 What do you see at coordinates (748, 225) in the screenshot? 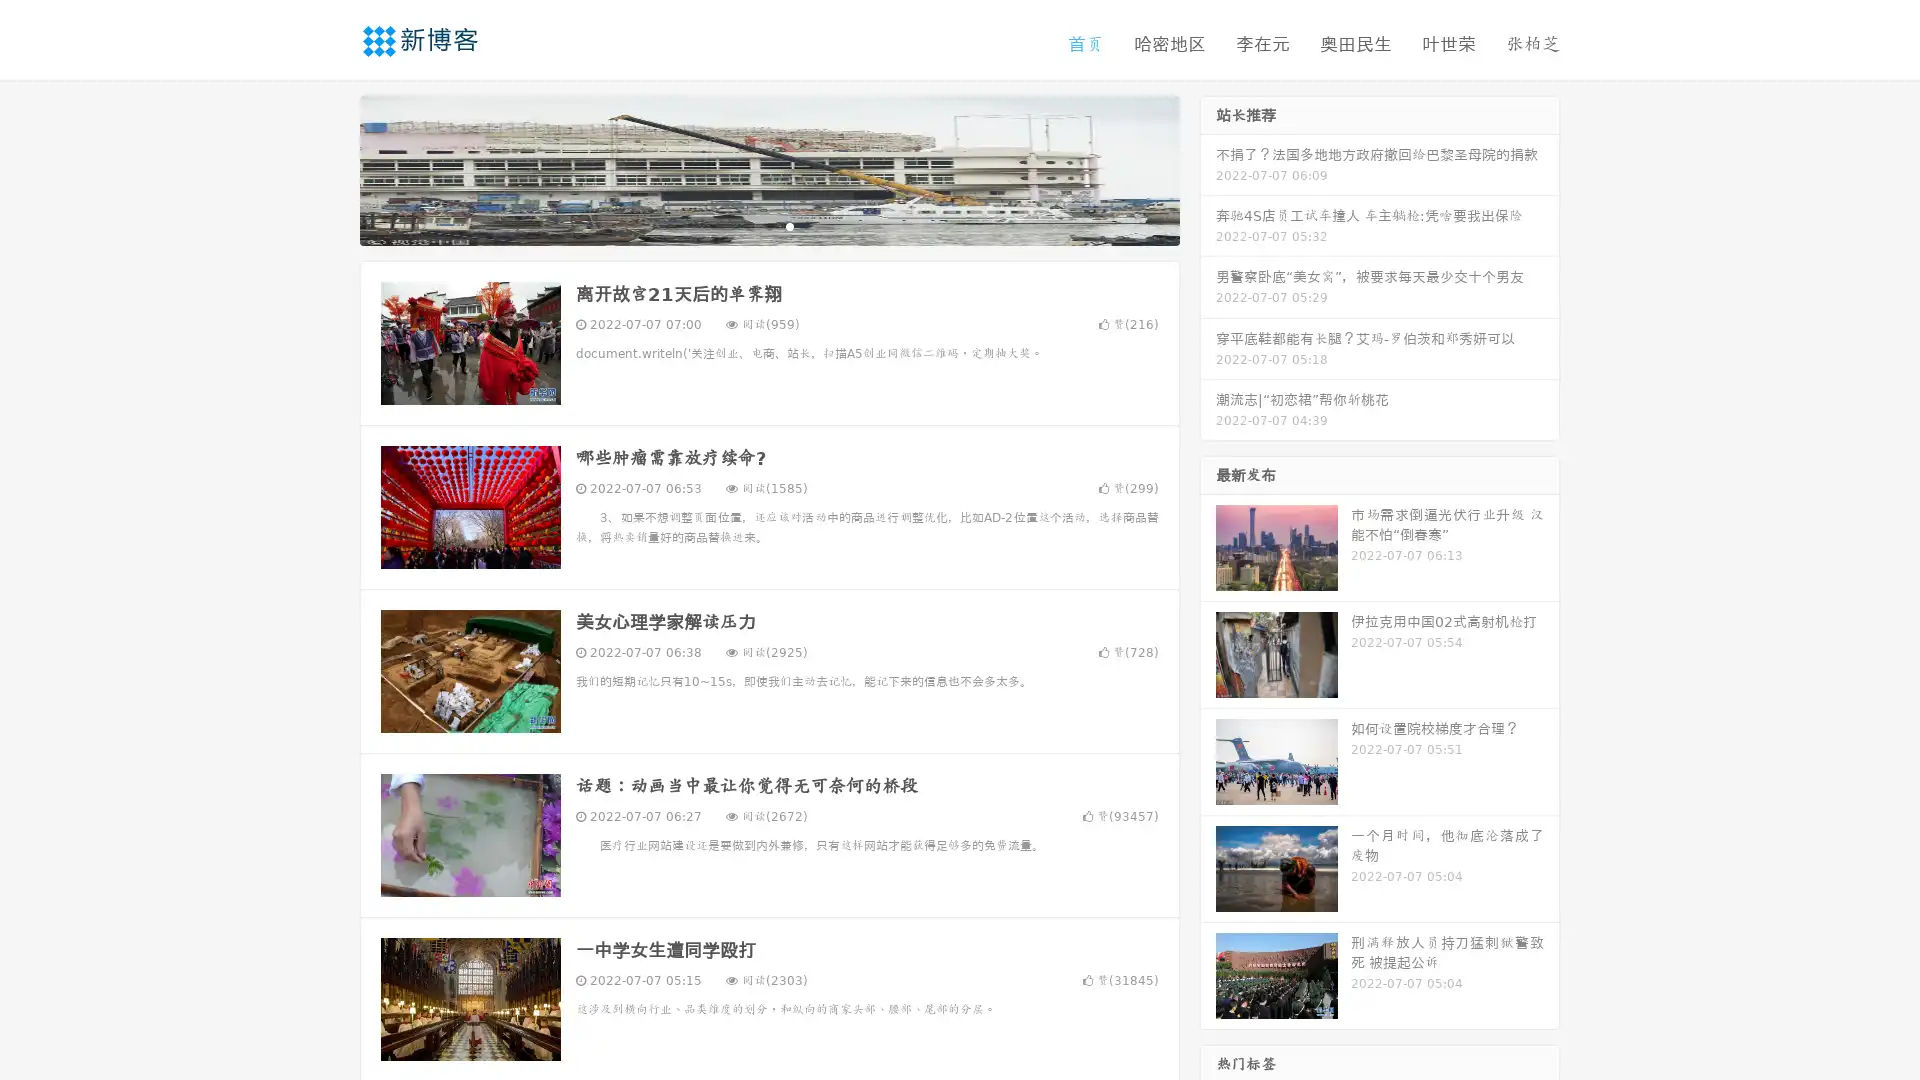
I see `Go to slide 1` at bounding box center [748, 225].